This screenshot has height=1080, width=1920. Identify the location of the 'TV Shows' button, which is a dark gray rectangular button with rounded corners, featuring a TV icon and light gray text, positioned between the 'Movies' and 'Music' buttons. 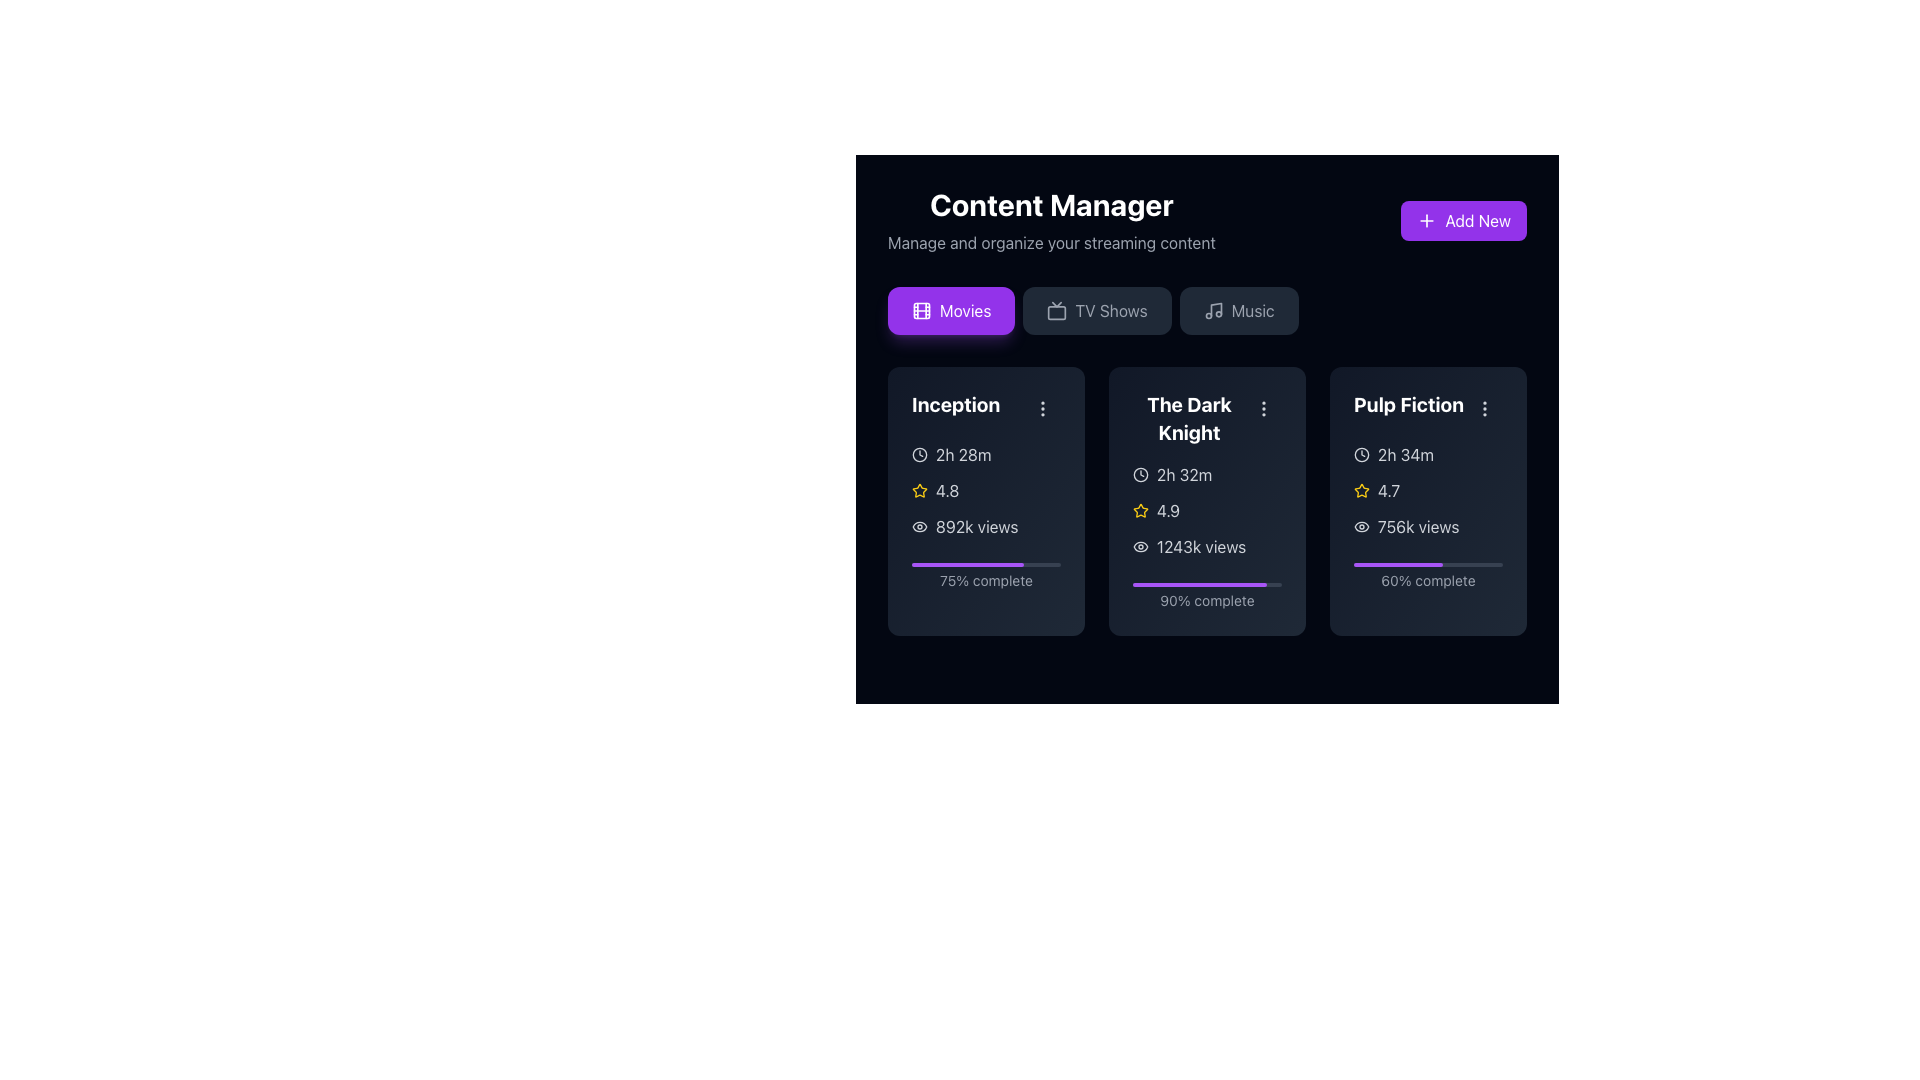
(1096, 311).